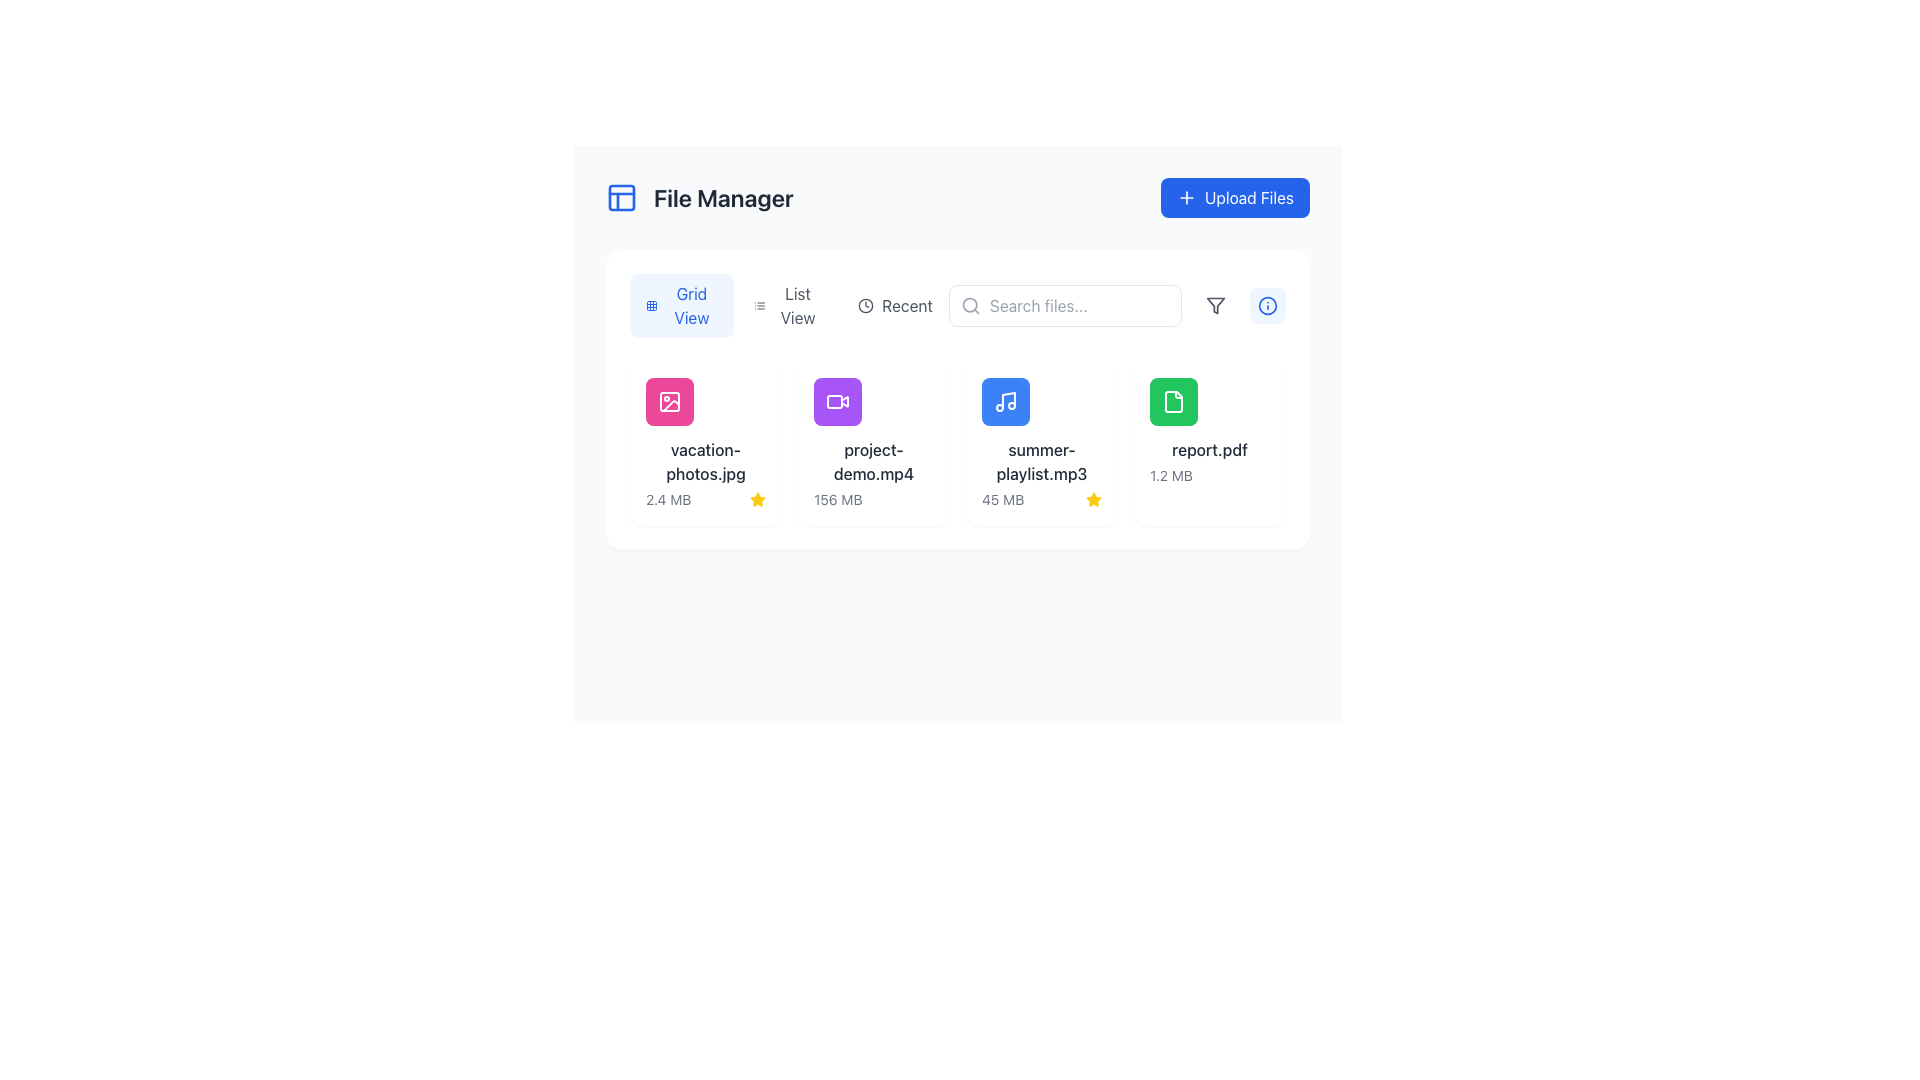 The width and height of the screenshot is (1920, 1080). What do you see at coordinates (1083, 496) in the screenshot?
I see `the trash bin icon button` at bounding box center [1083, 496].